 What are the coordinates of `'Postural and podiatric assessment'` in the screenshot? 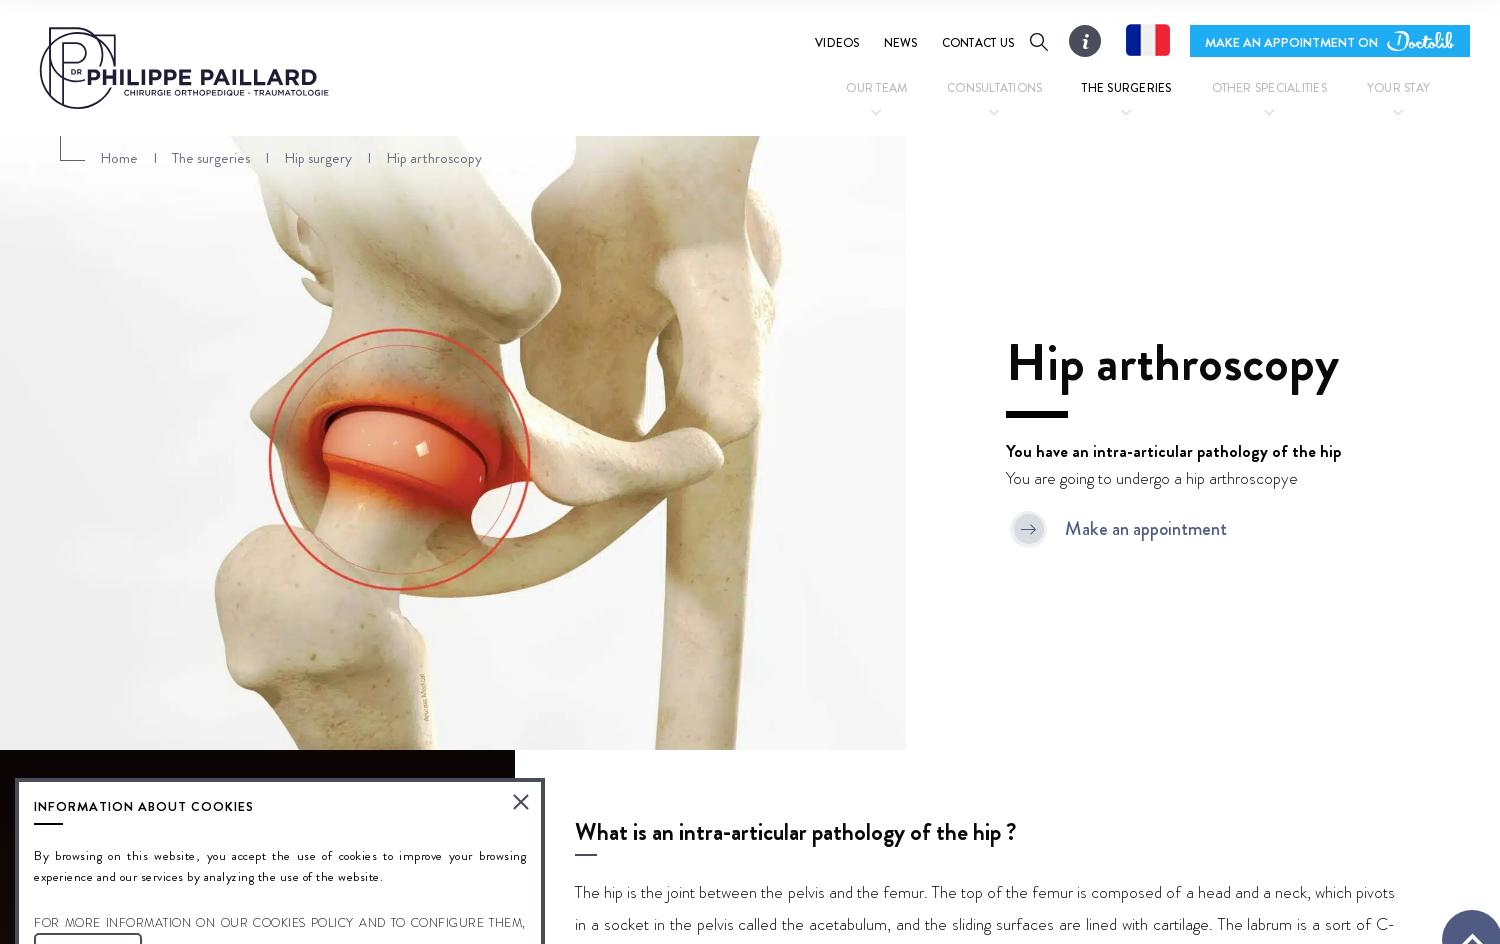 It's located at (1285, 240).